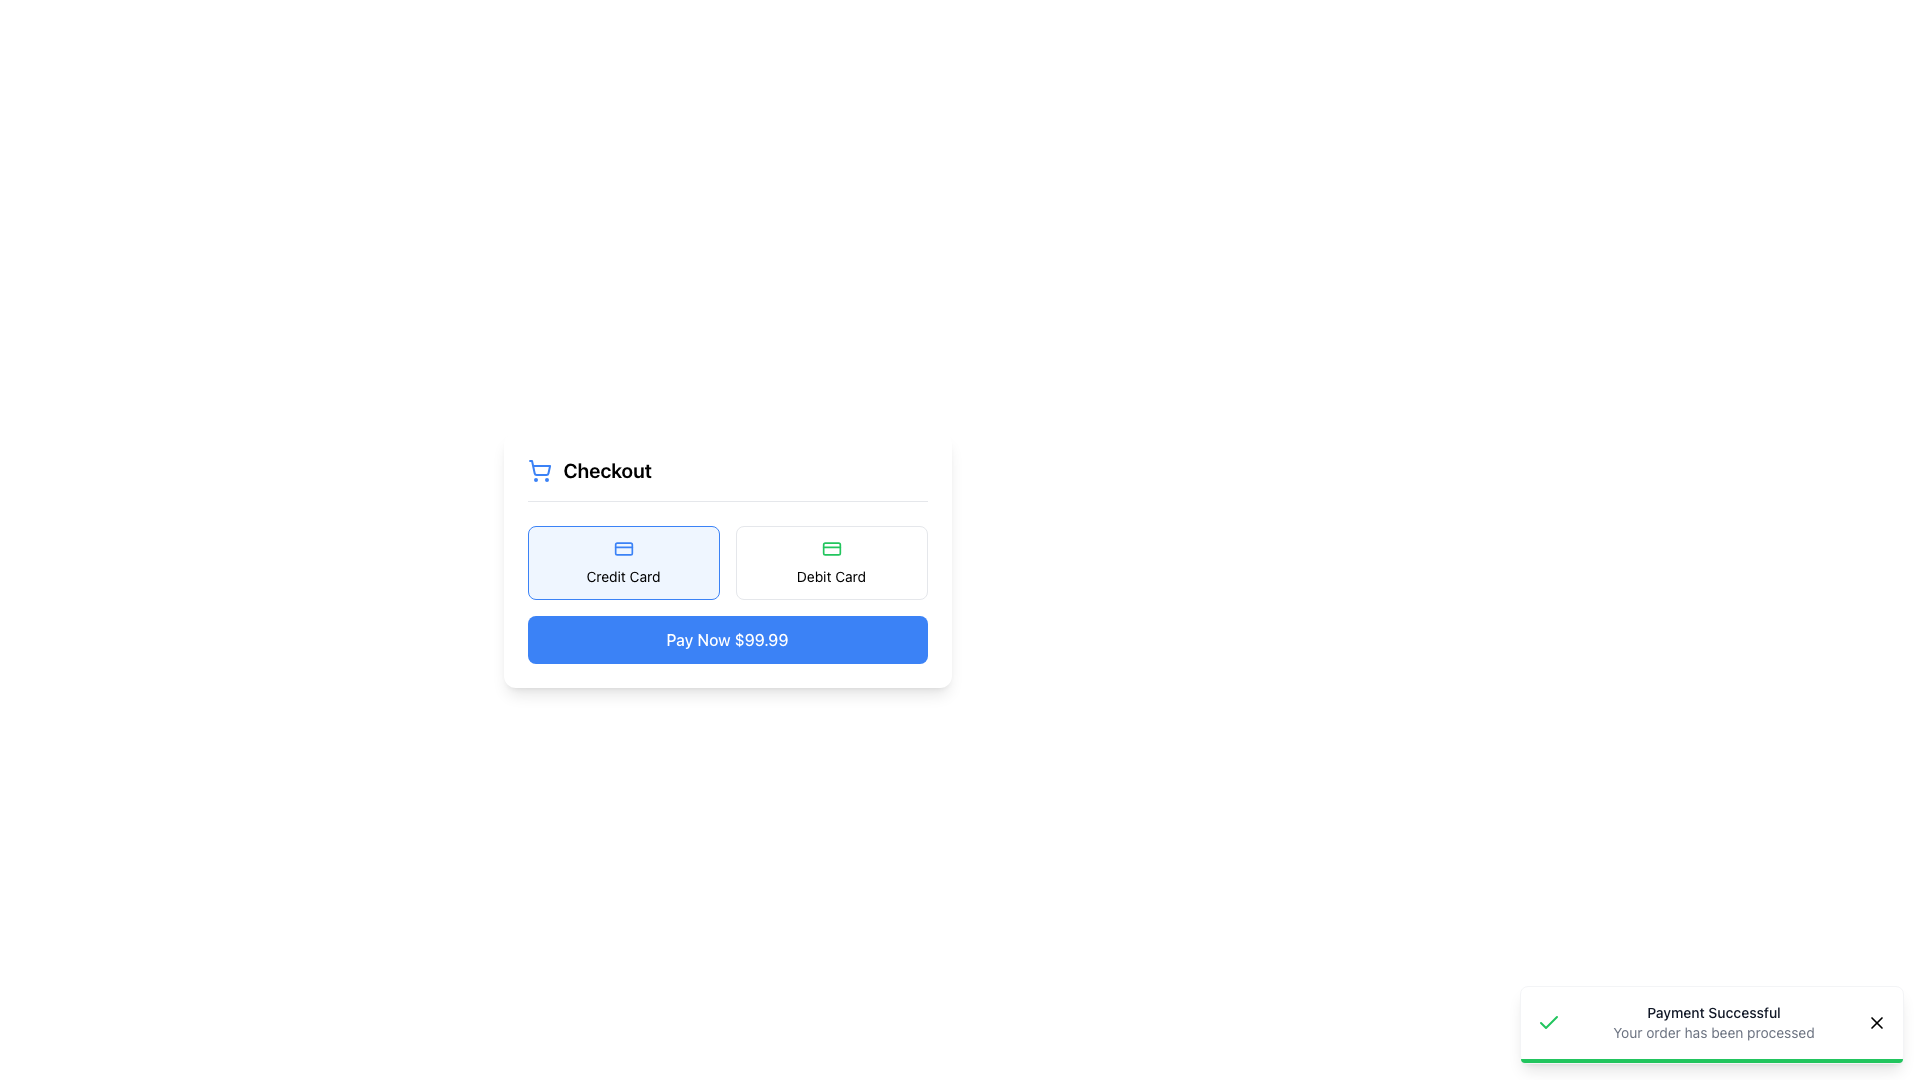  What do you see at coordinates (606, 470) in the screenshot?
I see `text label that identifies the checkout section of the shopping flow, located to the right of the shopping cart icon` at bounding box center [606, 470].